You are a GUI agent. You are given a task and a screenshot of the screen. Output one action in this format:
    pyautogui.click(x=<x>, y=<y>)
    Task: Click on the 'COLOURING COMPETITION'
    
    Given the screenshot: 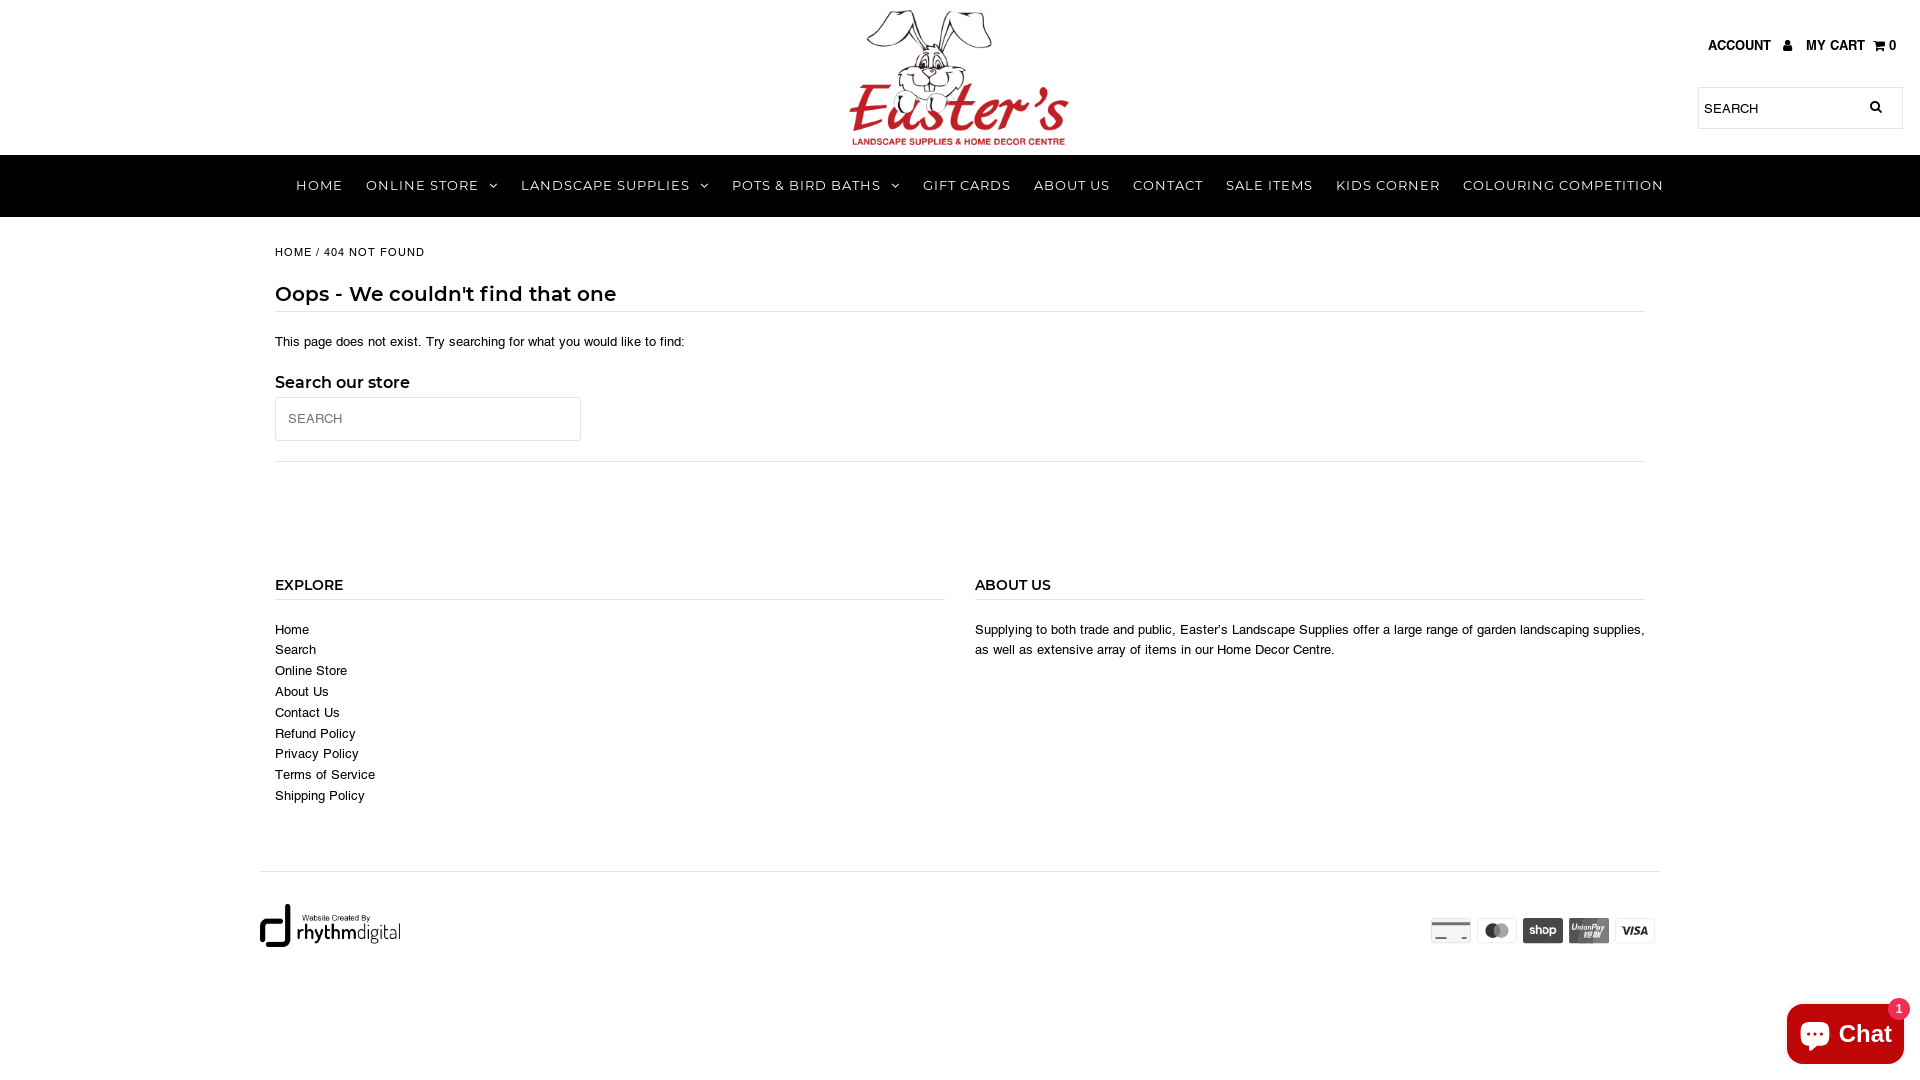 What is the action you would take?
    pyautogui.click(x=1453, y=185)
    